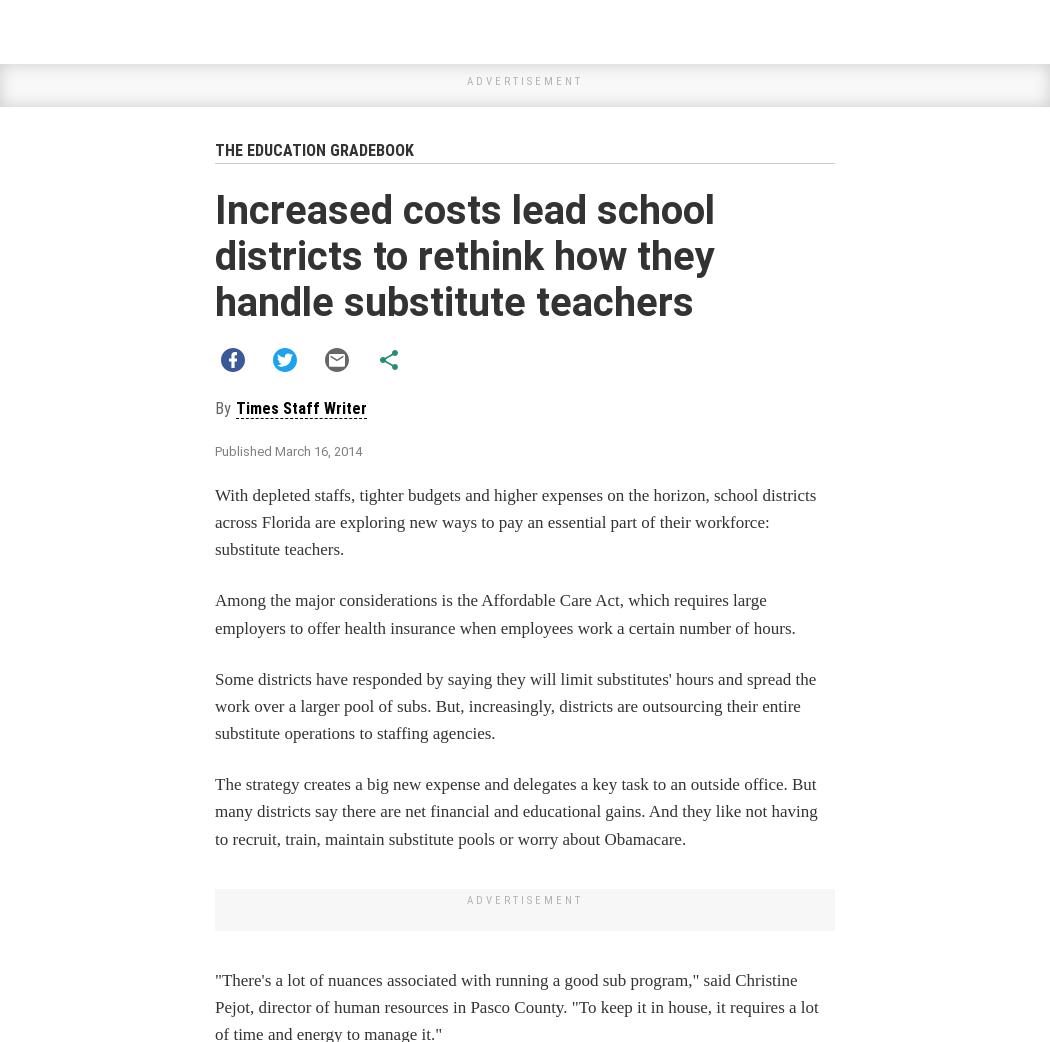 This screenshot has height=1042, width=1050. Describe the element at coordinates (752, 169) in the screenshot. I see `'Close'` at that location.